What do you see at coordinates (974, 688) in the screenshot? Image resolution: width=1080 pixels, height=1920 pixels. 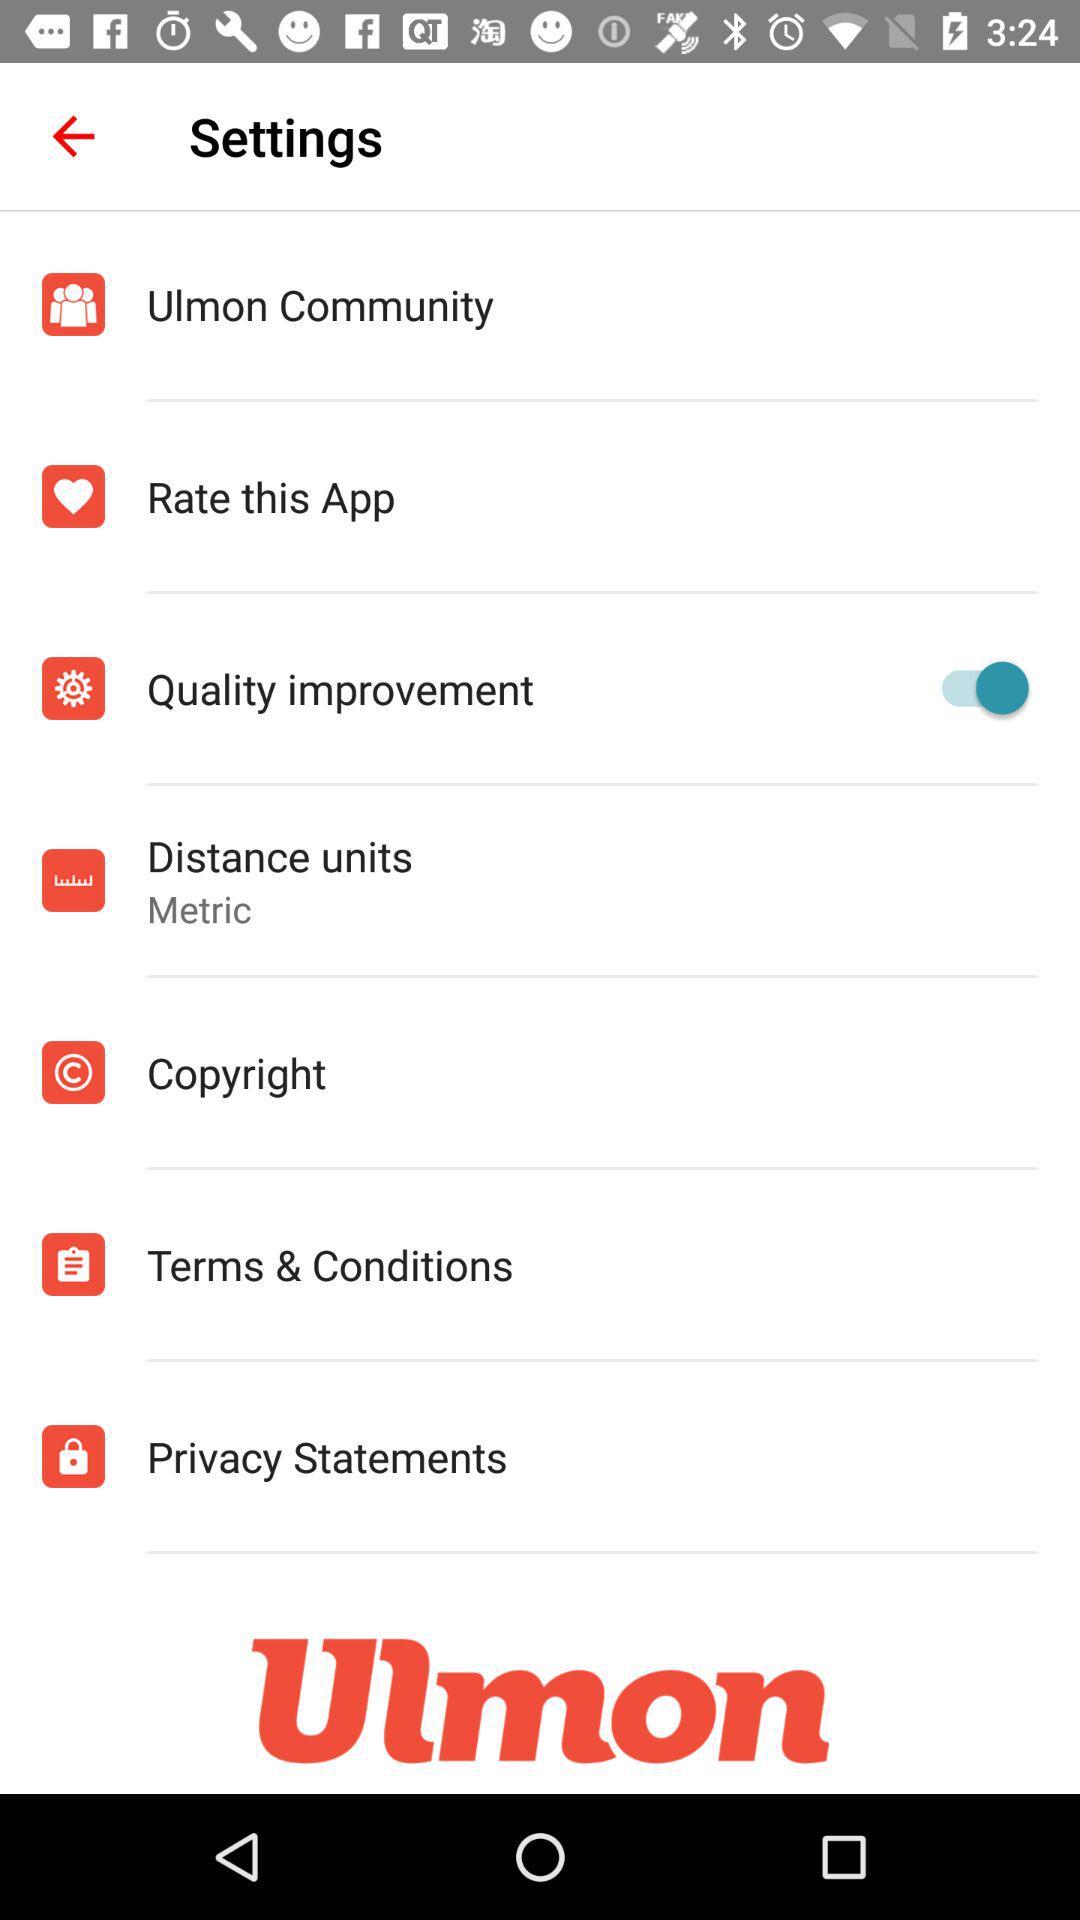 I see `turn on button` at bounding box center [974, 688].